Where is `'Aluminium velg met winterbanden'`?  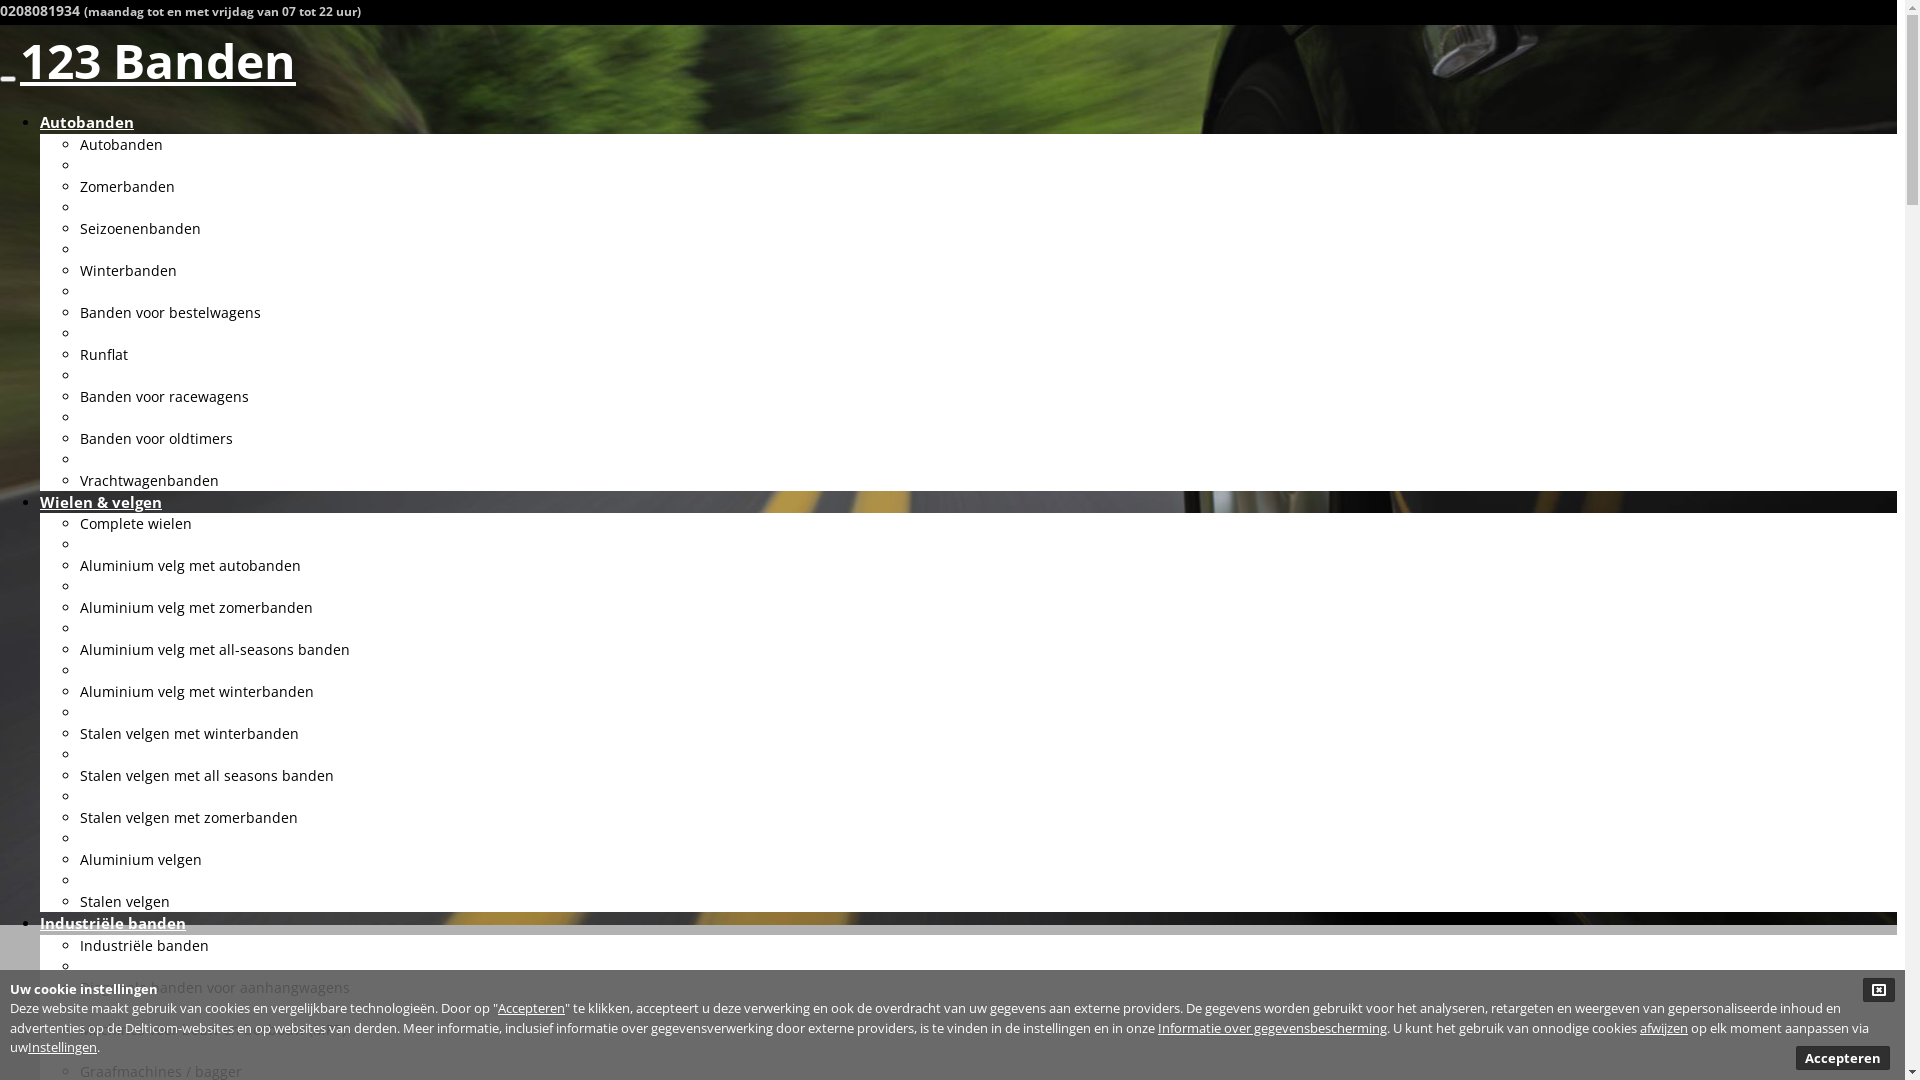 'Aluminium velg met winterbanden' is located at coordinates (196, 690).